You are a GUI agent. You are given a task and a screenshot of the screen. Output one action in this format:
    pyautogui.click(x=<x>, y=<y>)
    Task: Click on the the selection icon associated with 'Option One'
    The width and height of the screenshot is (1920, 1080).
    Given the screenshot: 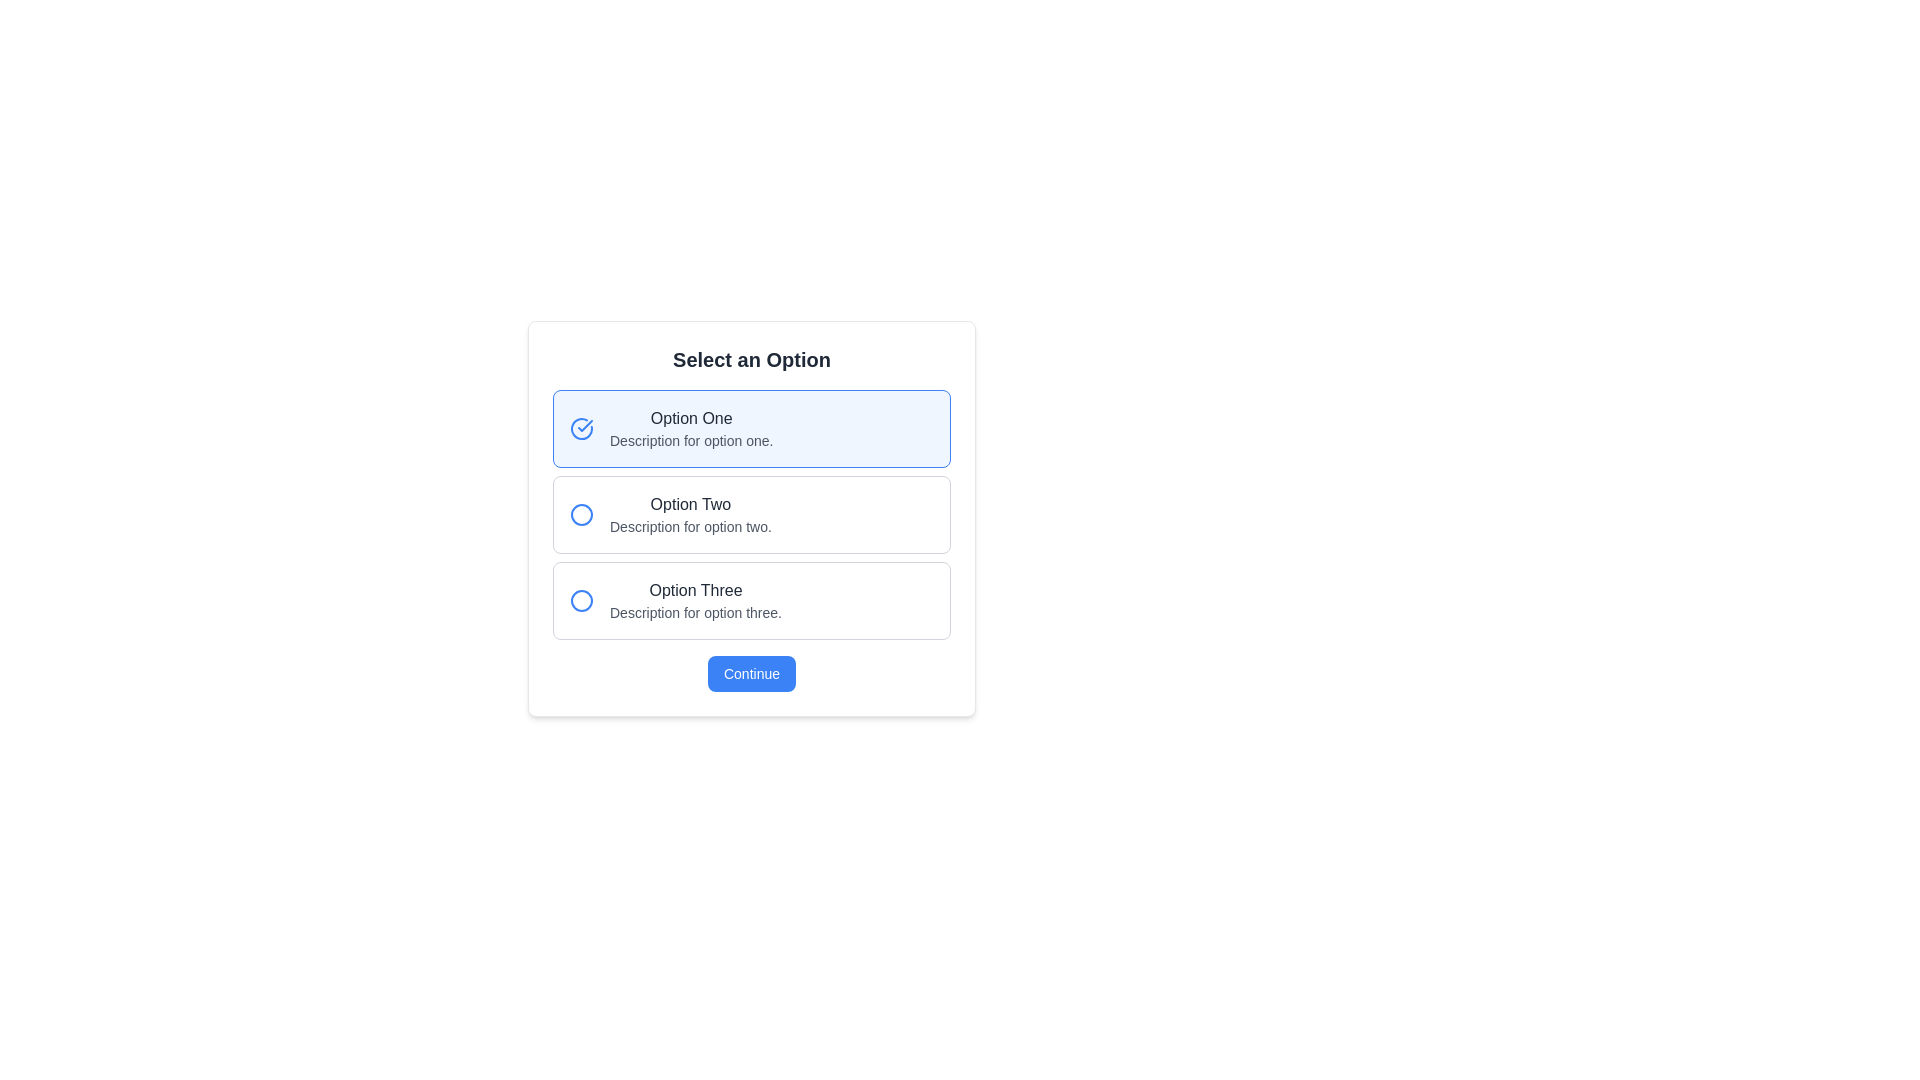 What is the action you would take?
    pyautogui.click(x=580, y=427)
    